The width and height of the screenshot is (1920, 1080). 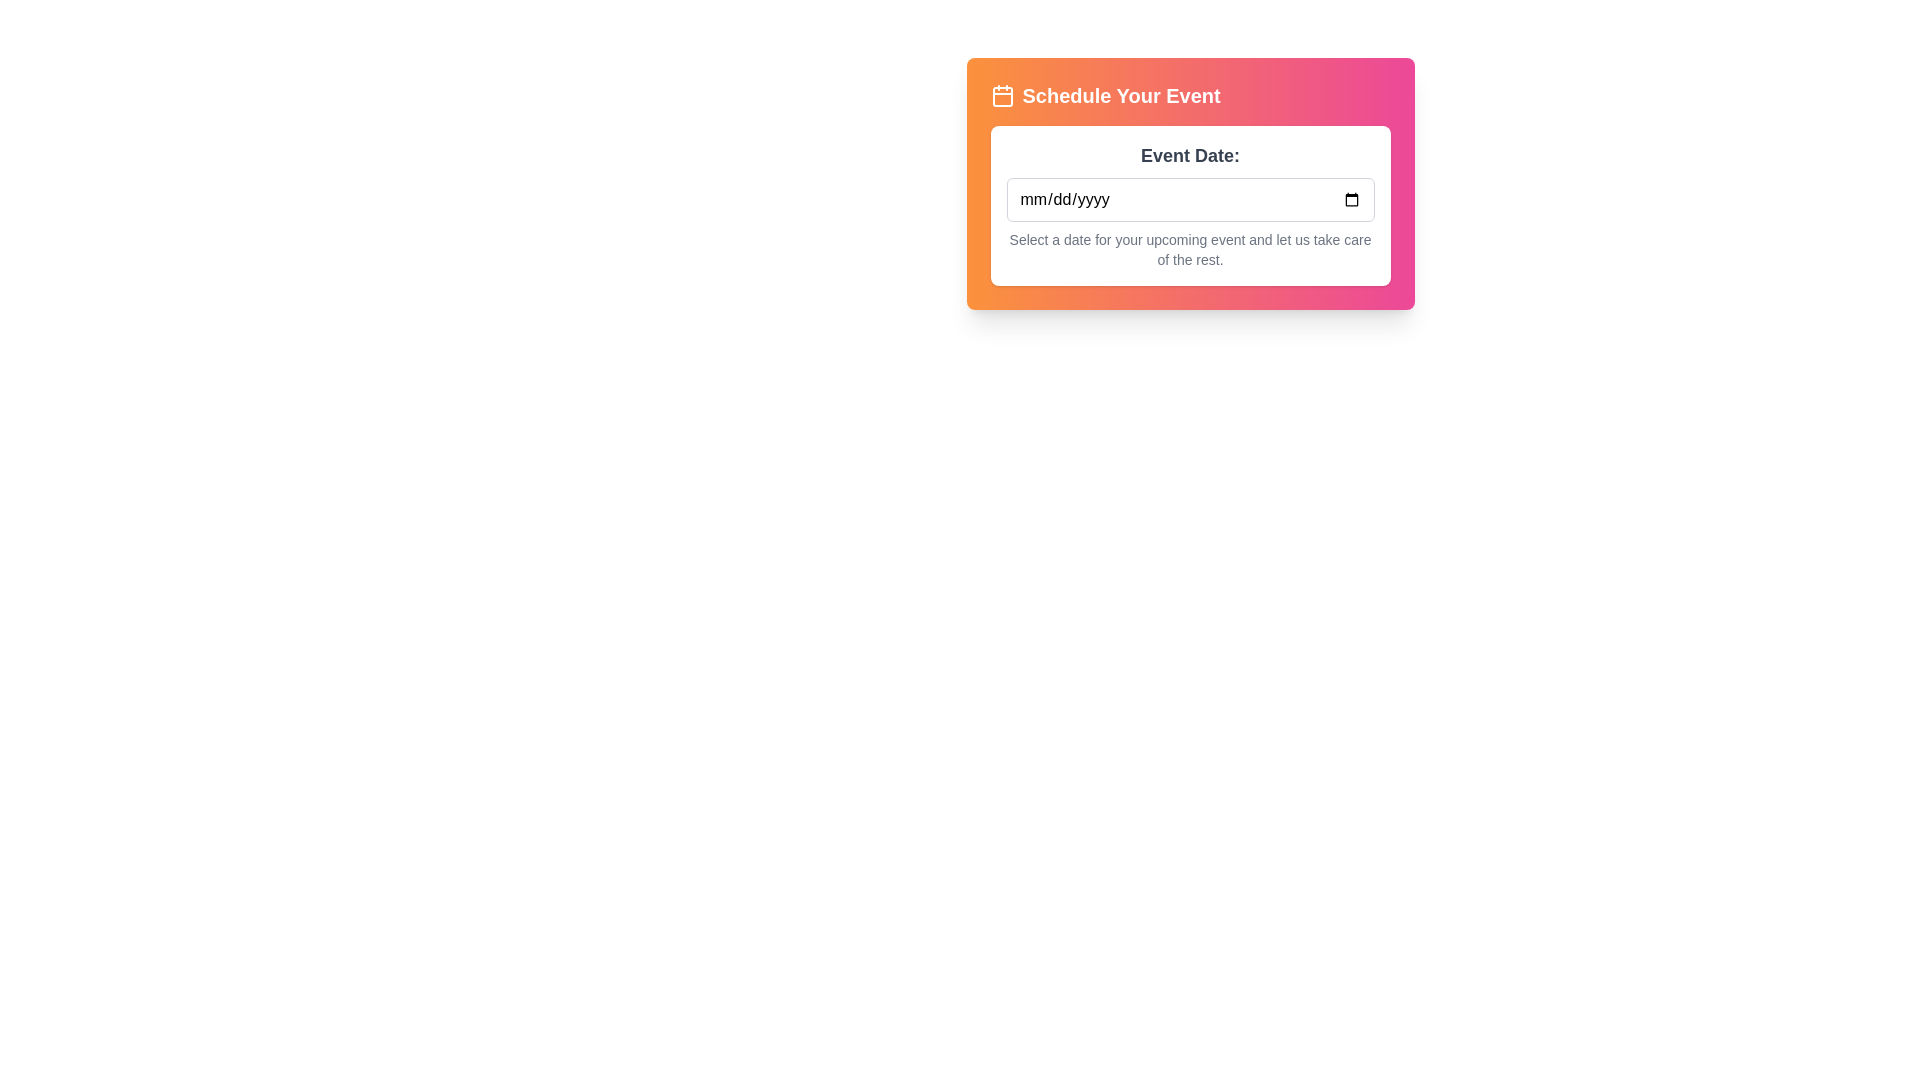 What do you see at coordinates (1002, 96) in the screenshot?
I see `the rounded rectangle element with an orange fill, part of the calendar icon next to 'Schedule Your Event' in the header section` at bounding box center [1002, 96].